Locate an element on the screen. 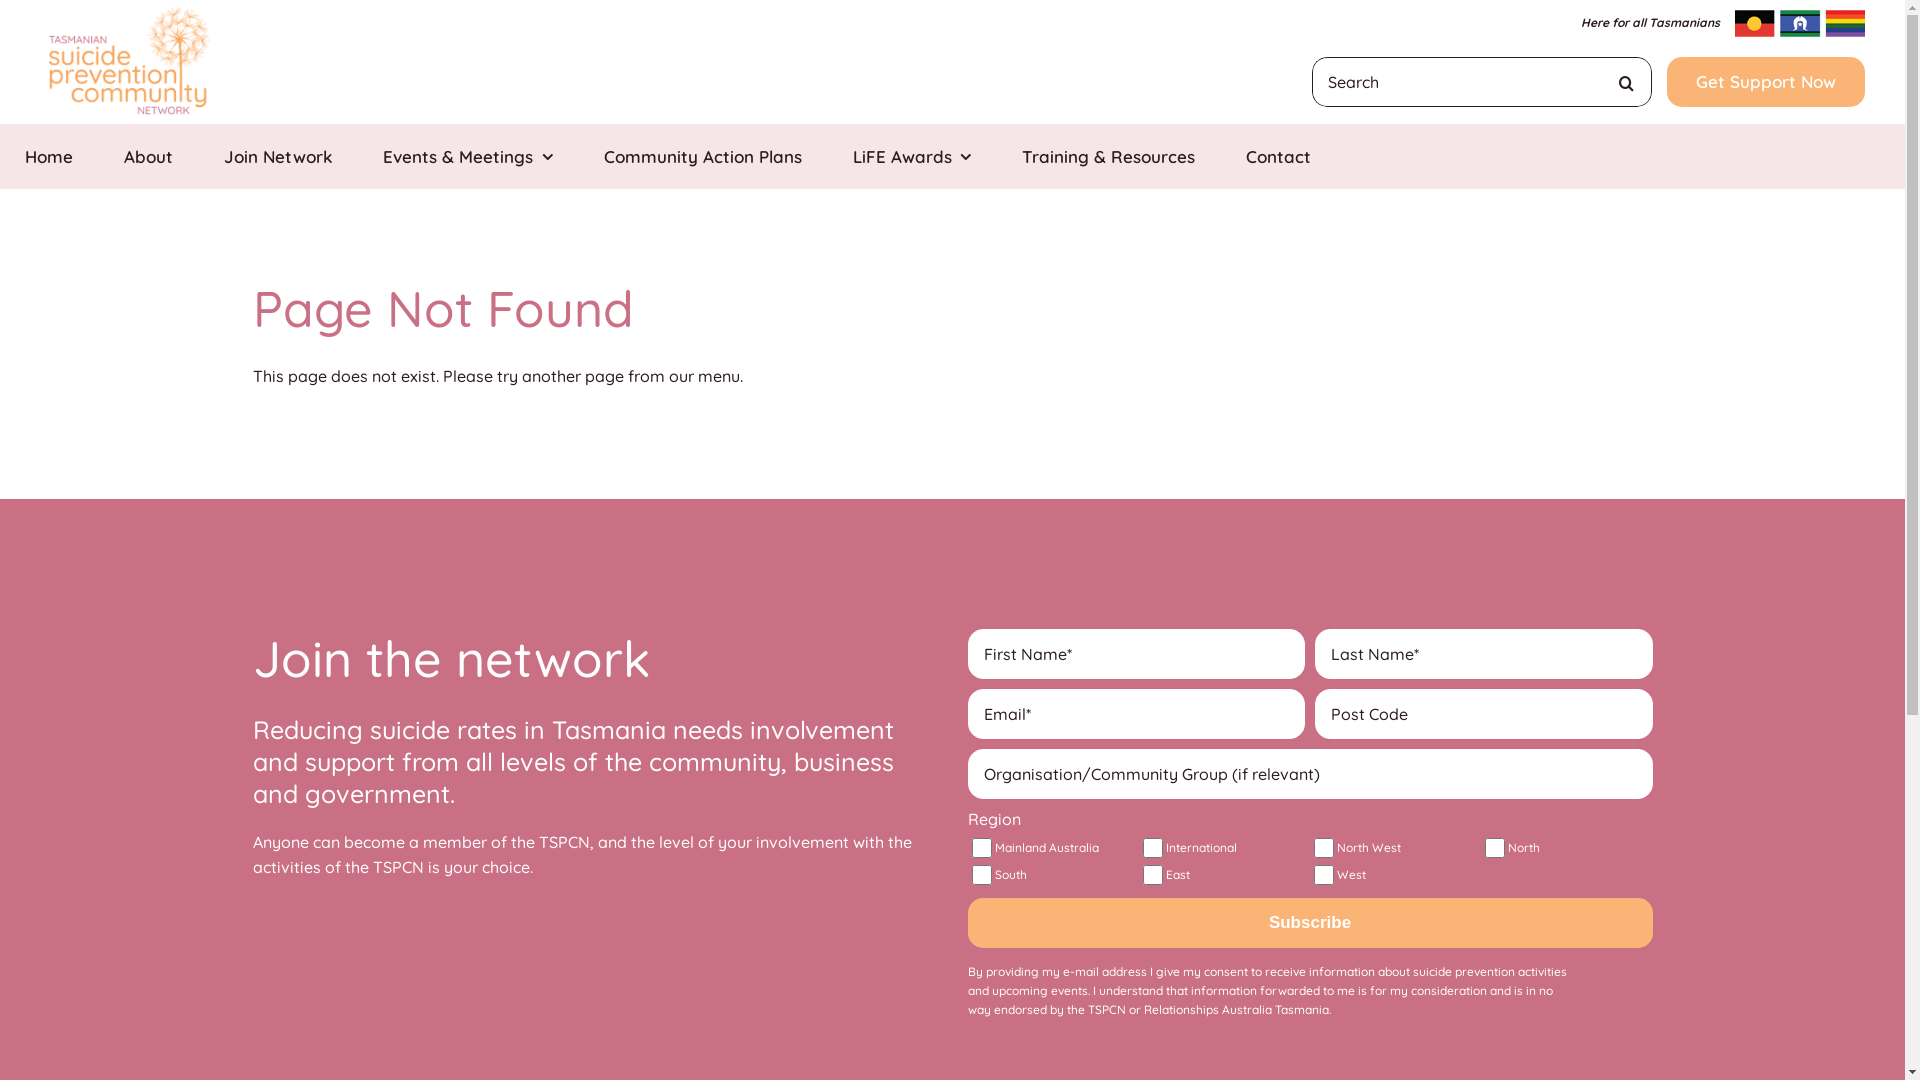  'Training & Resources' is located at coordinates (1107, 155).